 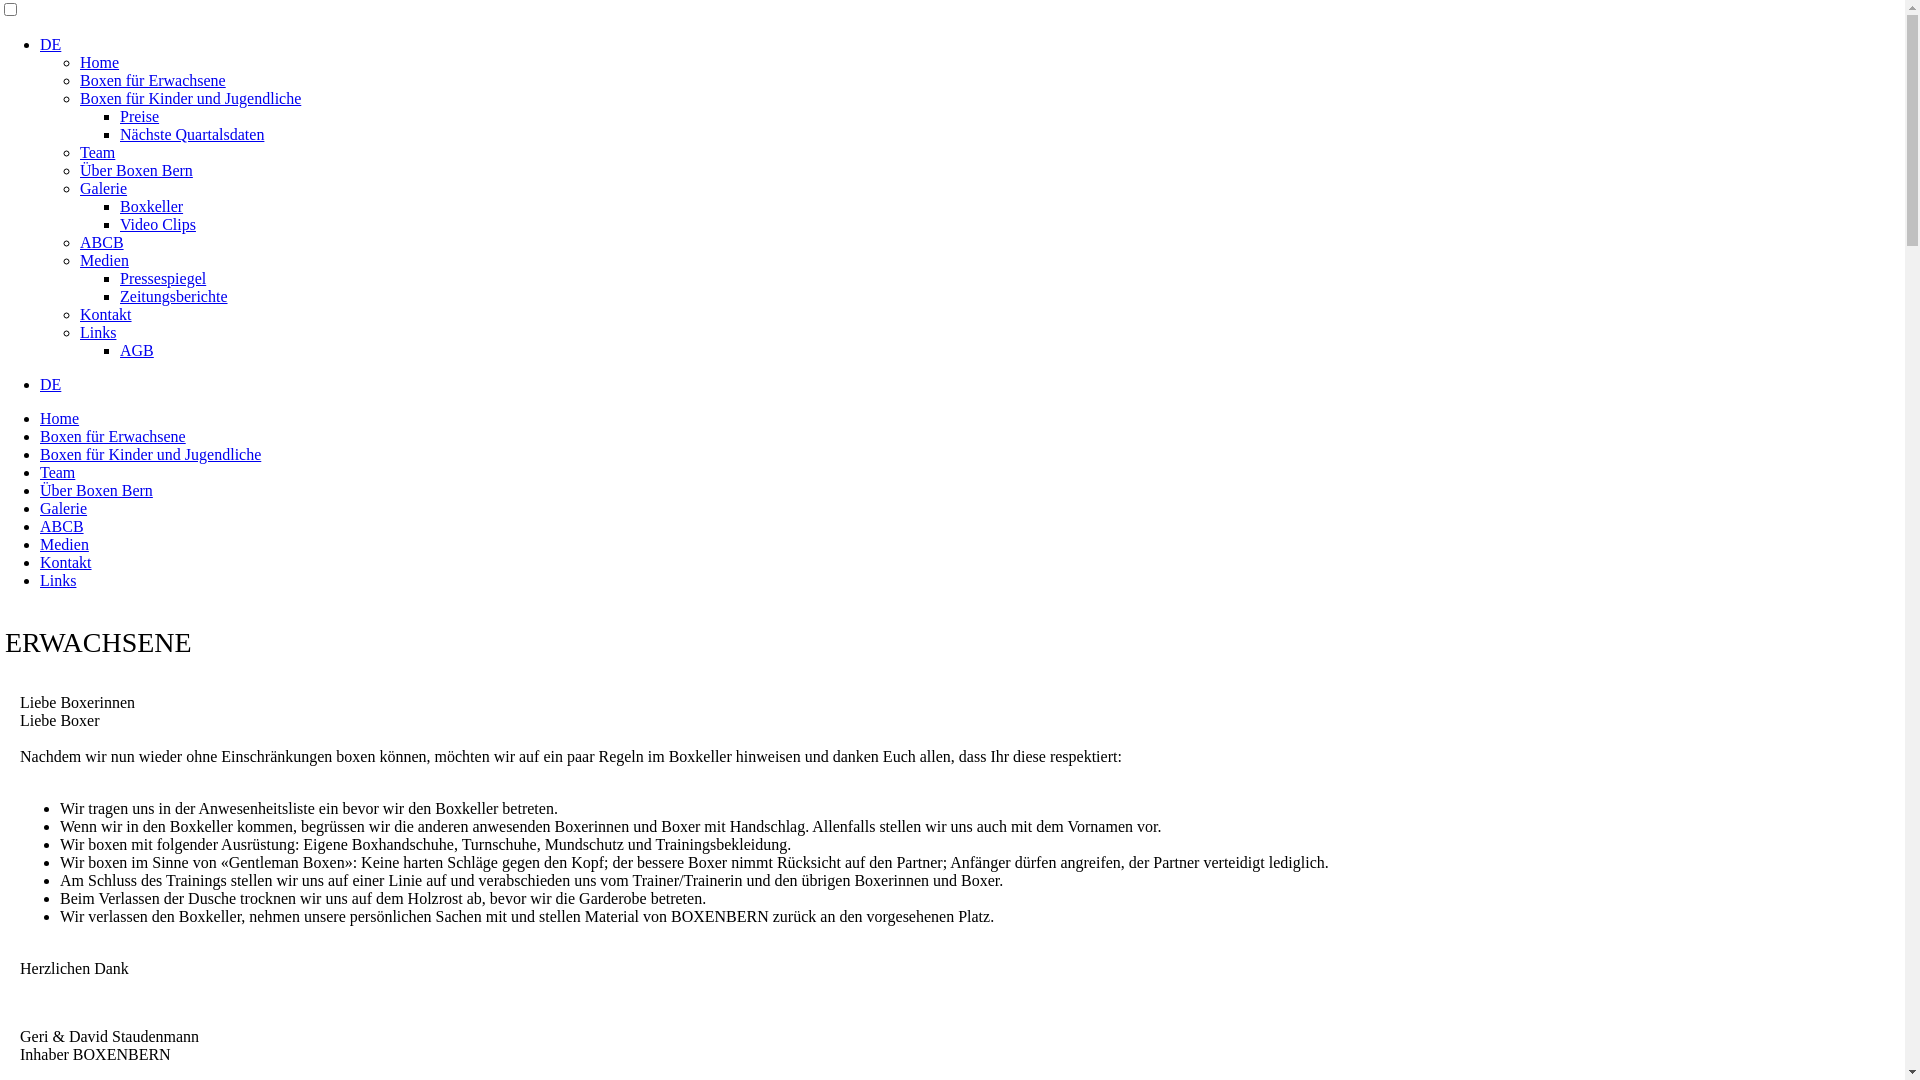 What do you see at coordinates (100, 241) in the screenshot?
I see `'ABCB'` at bounding box center [100, 241].